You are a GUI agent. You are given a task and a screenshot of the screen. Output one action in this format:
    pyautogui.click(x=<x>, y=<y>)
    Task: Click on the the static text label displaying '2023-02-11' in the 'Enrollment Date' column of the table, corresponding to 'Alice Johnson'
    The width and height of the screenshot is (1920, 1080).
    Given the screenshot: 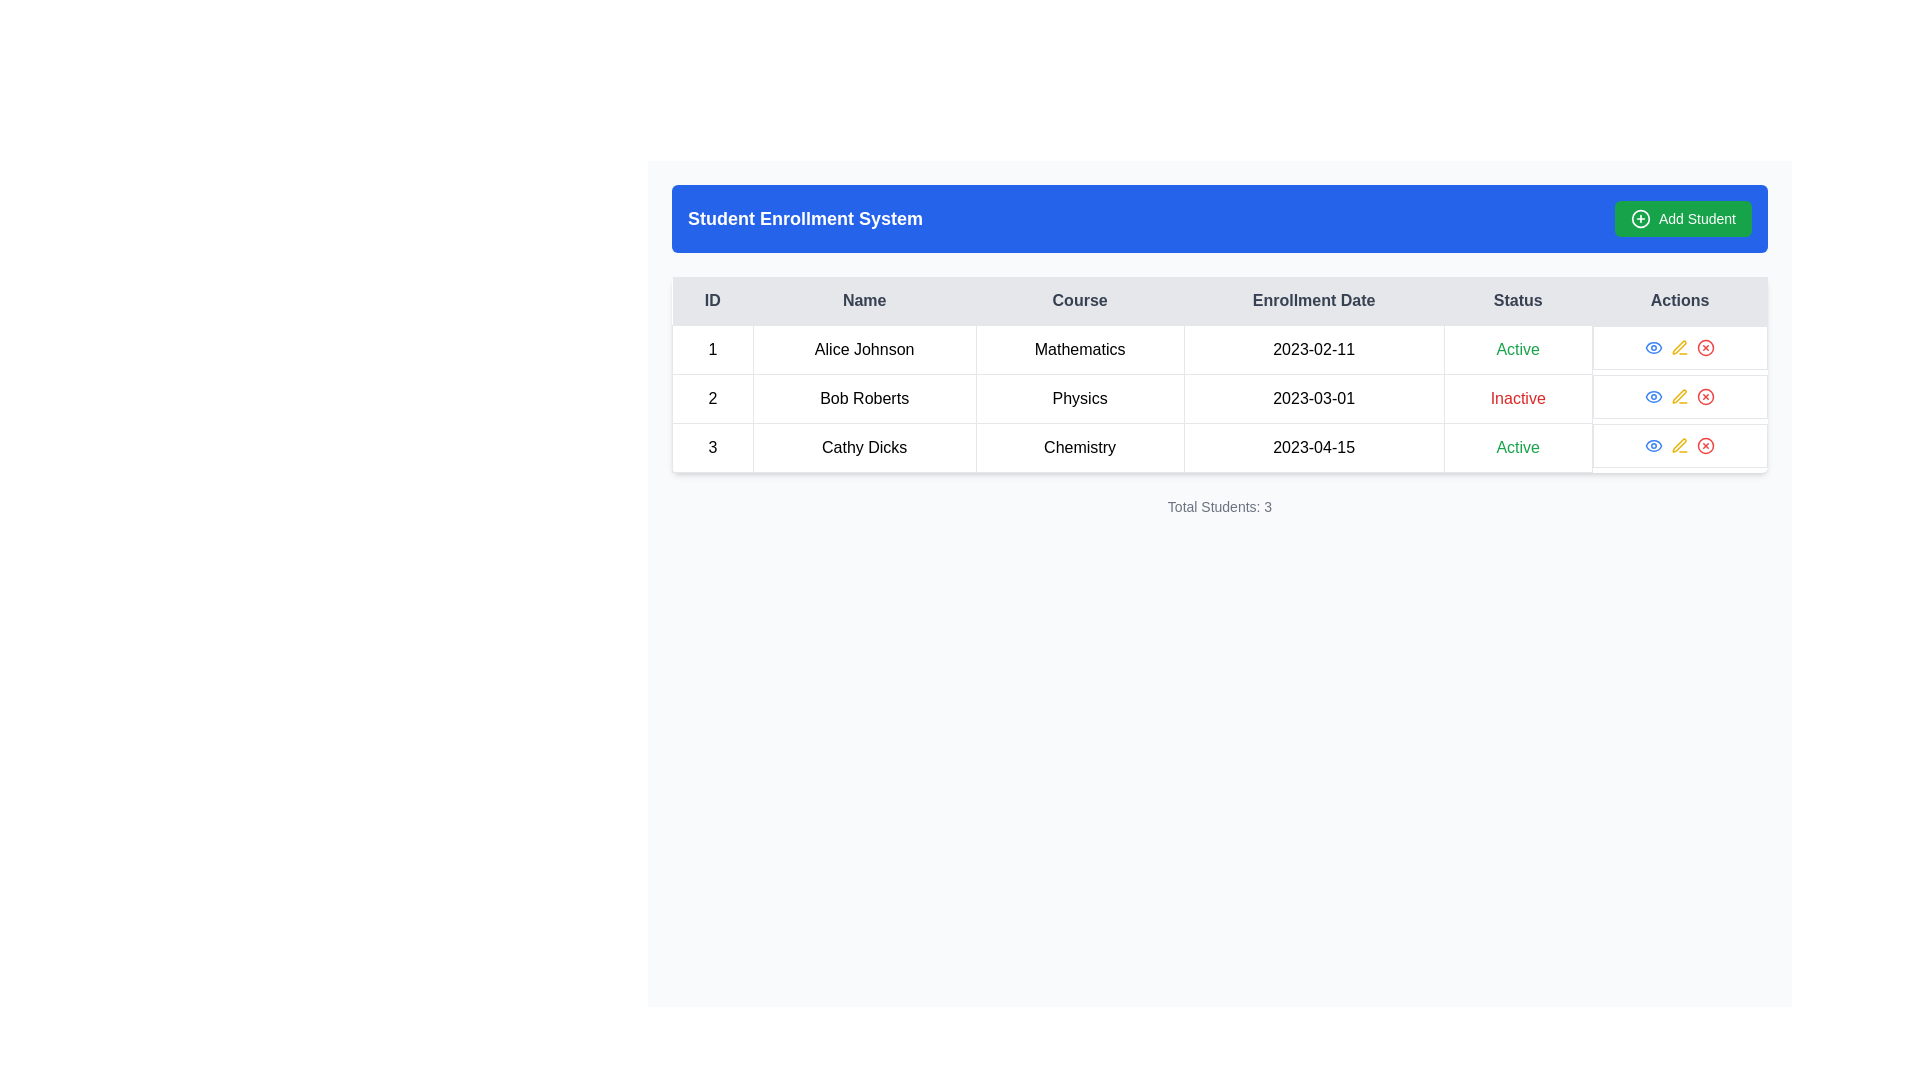 What is the action you would take?
    pyautogui.click(x=1314, y=349)
    